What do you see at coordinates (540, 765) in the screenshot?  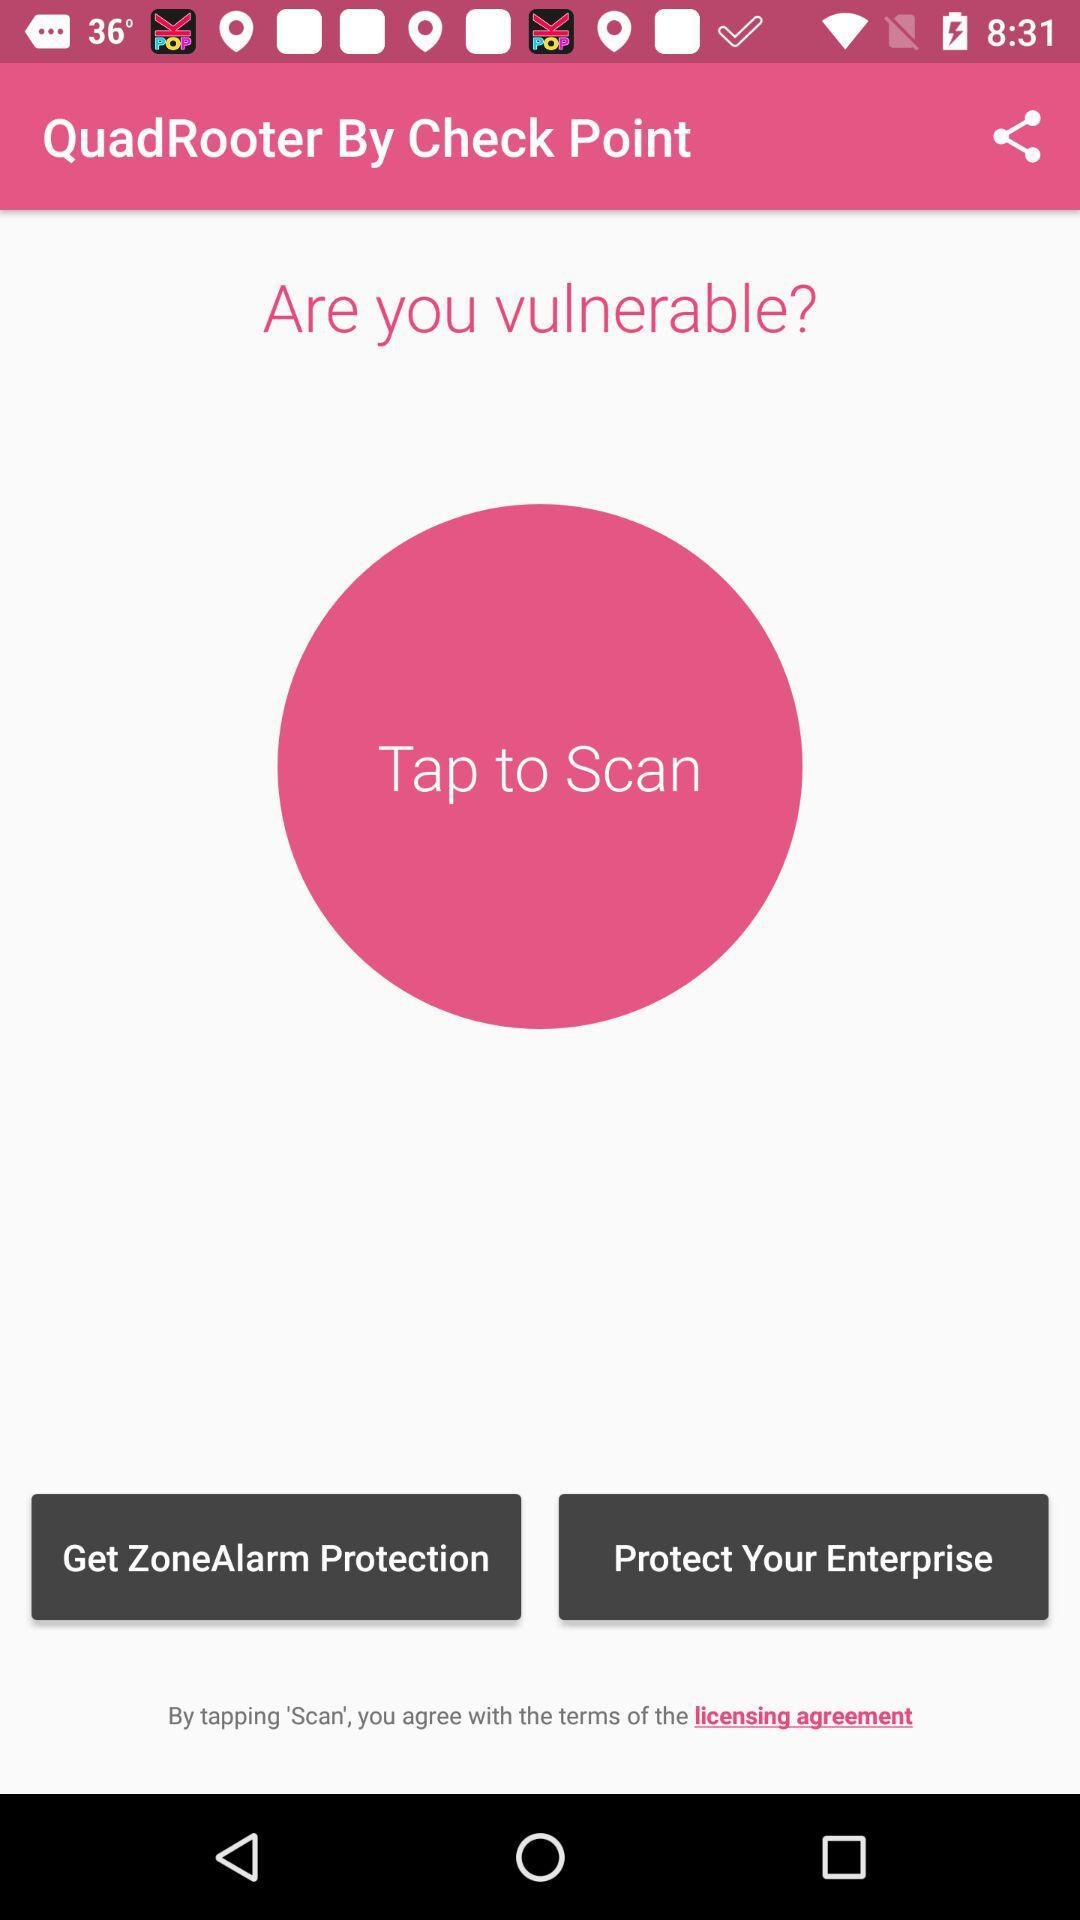 I see `scan button` at bounding box center [540, 765].